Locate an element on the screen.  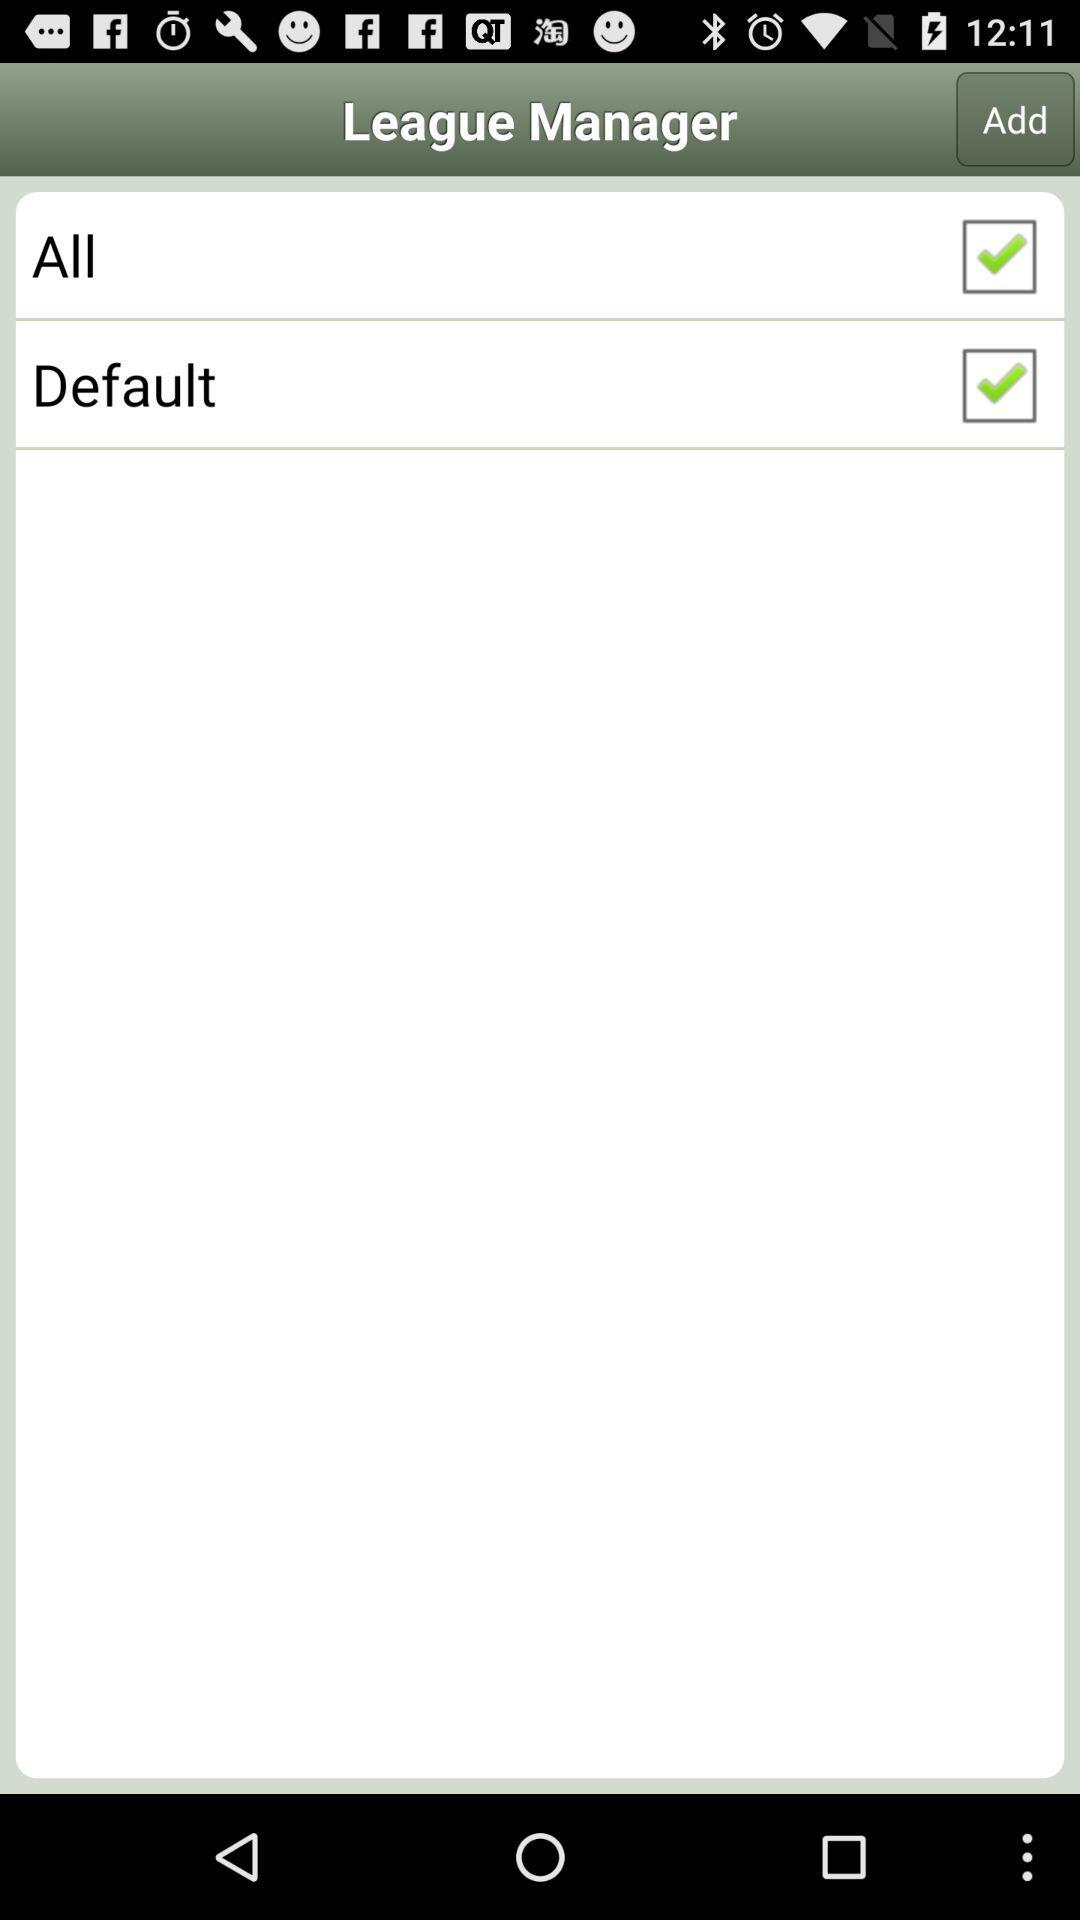
item at the top right corner is located at coordinates (1015, 118).